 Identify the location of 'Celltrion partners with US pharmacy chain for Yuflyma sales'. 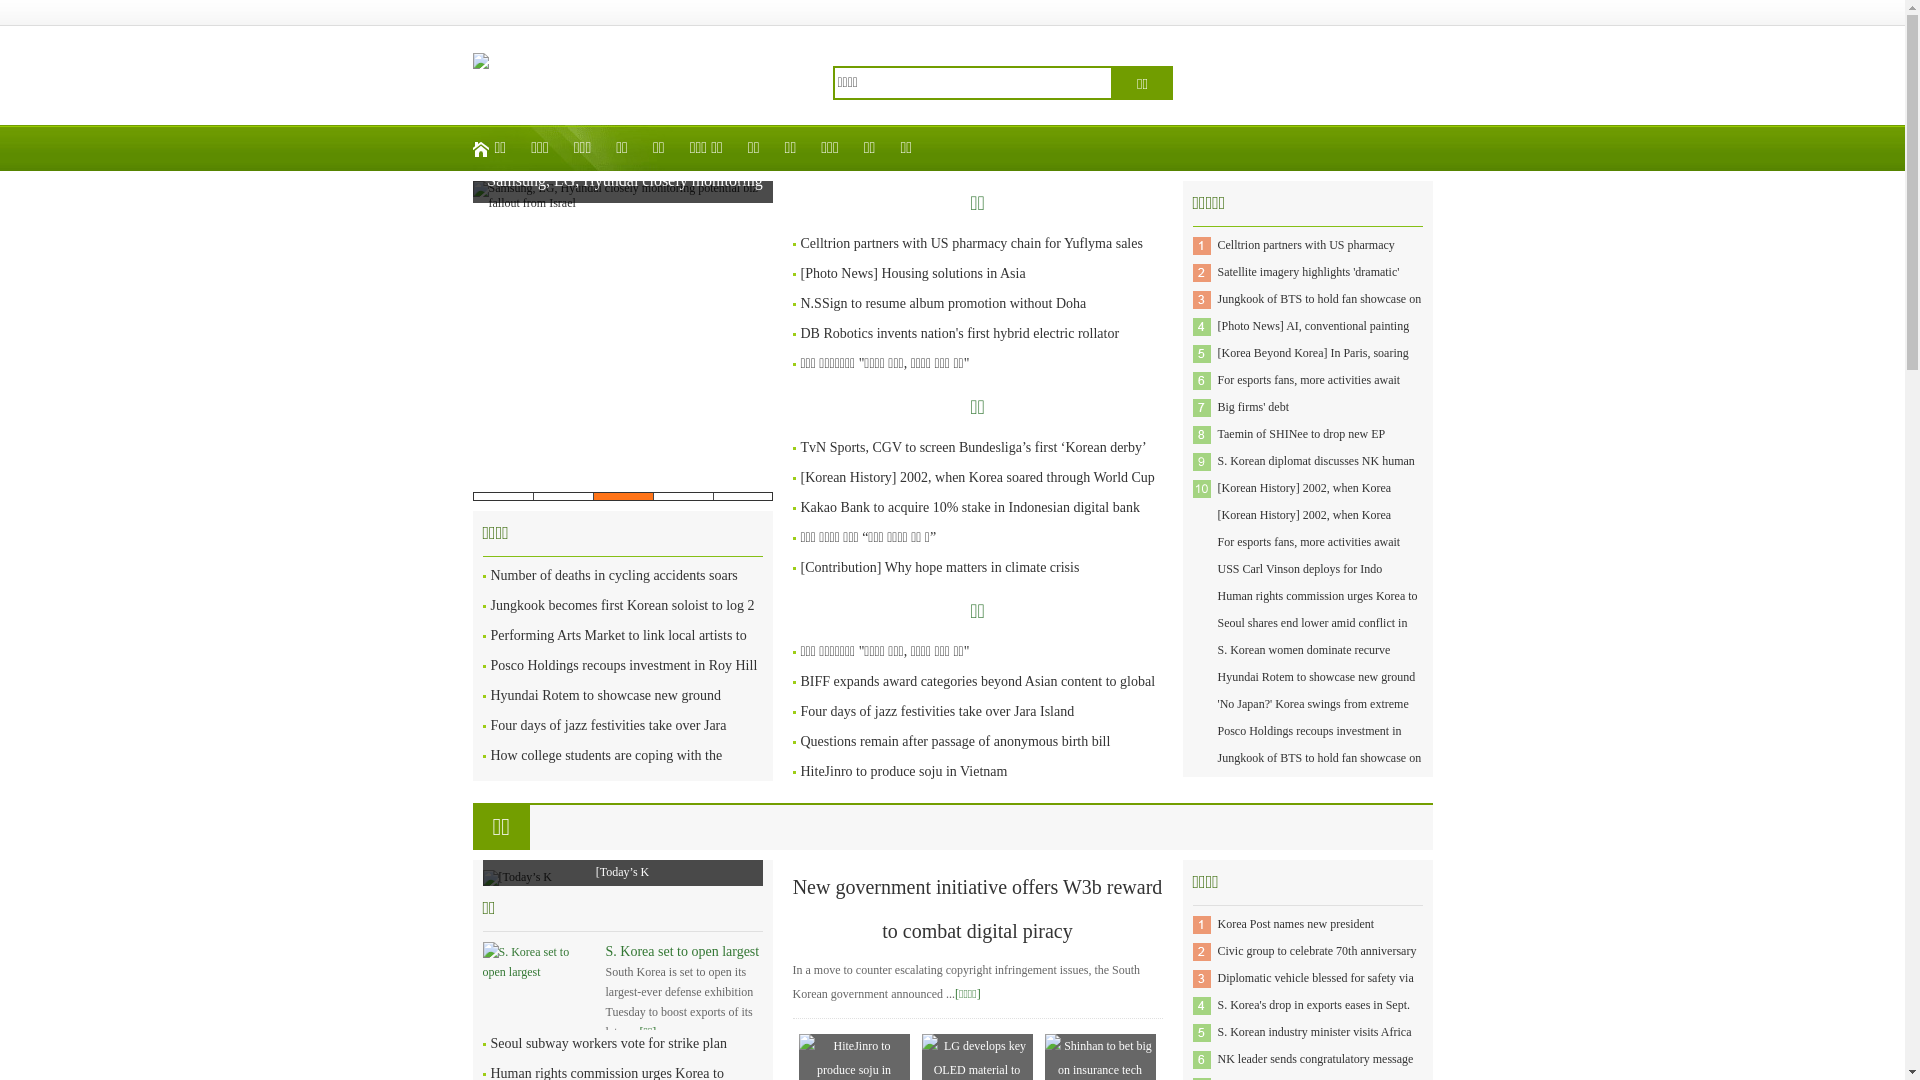
(970, 242).